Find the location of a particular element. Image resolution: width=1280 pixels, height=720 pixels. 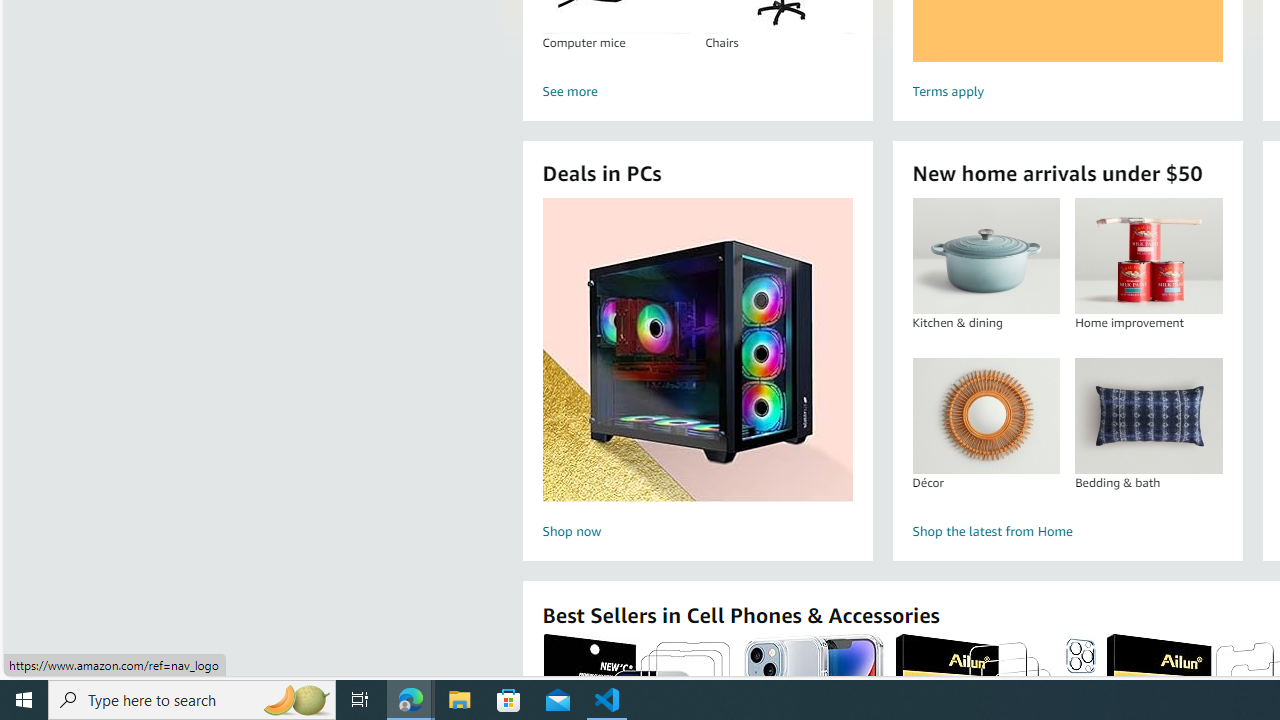

'Bedding & bath' is located at coordinates (1148, 414).